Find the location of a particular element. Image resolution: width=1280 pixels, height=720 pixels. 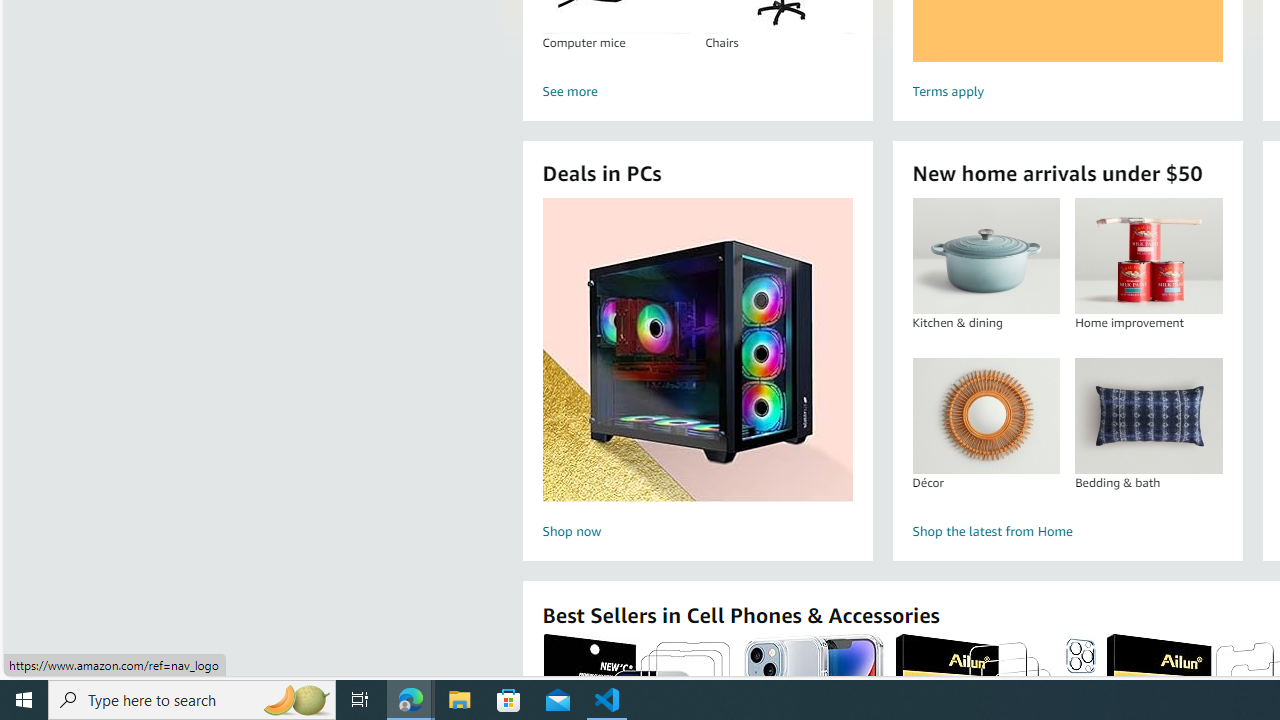

'Bedding & bath' is located at coordinates (1148, 414).